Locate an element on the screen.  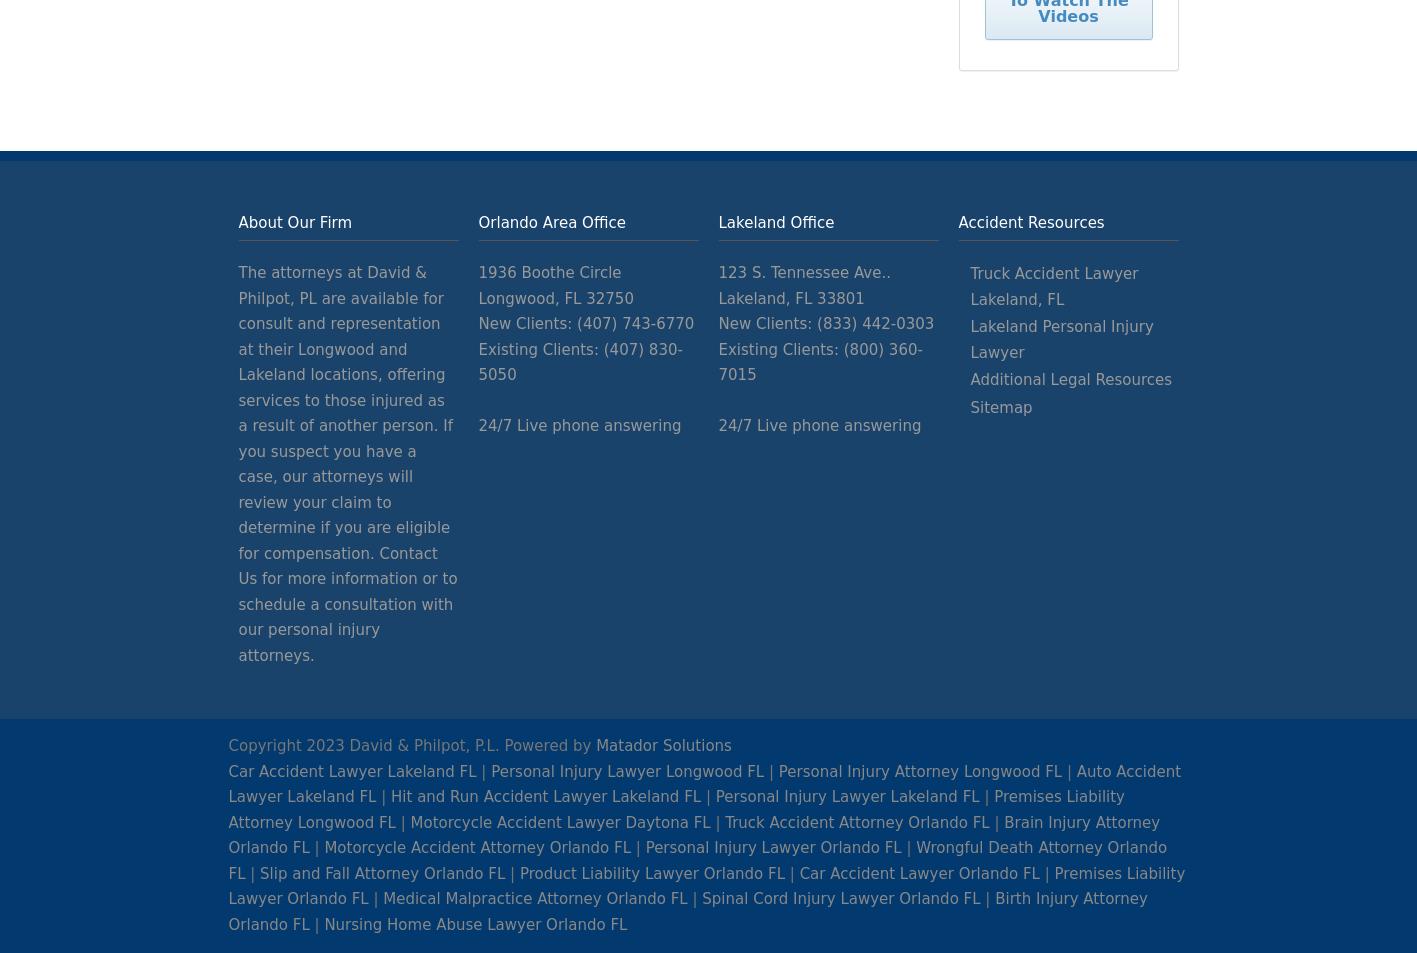
'Longwood, FL 32750' is located at coordinates (555, 297).